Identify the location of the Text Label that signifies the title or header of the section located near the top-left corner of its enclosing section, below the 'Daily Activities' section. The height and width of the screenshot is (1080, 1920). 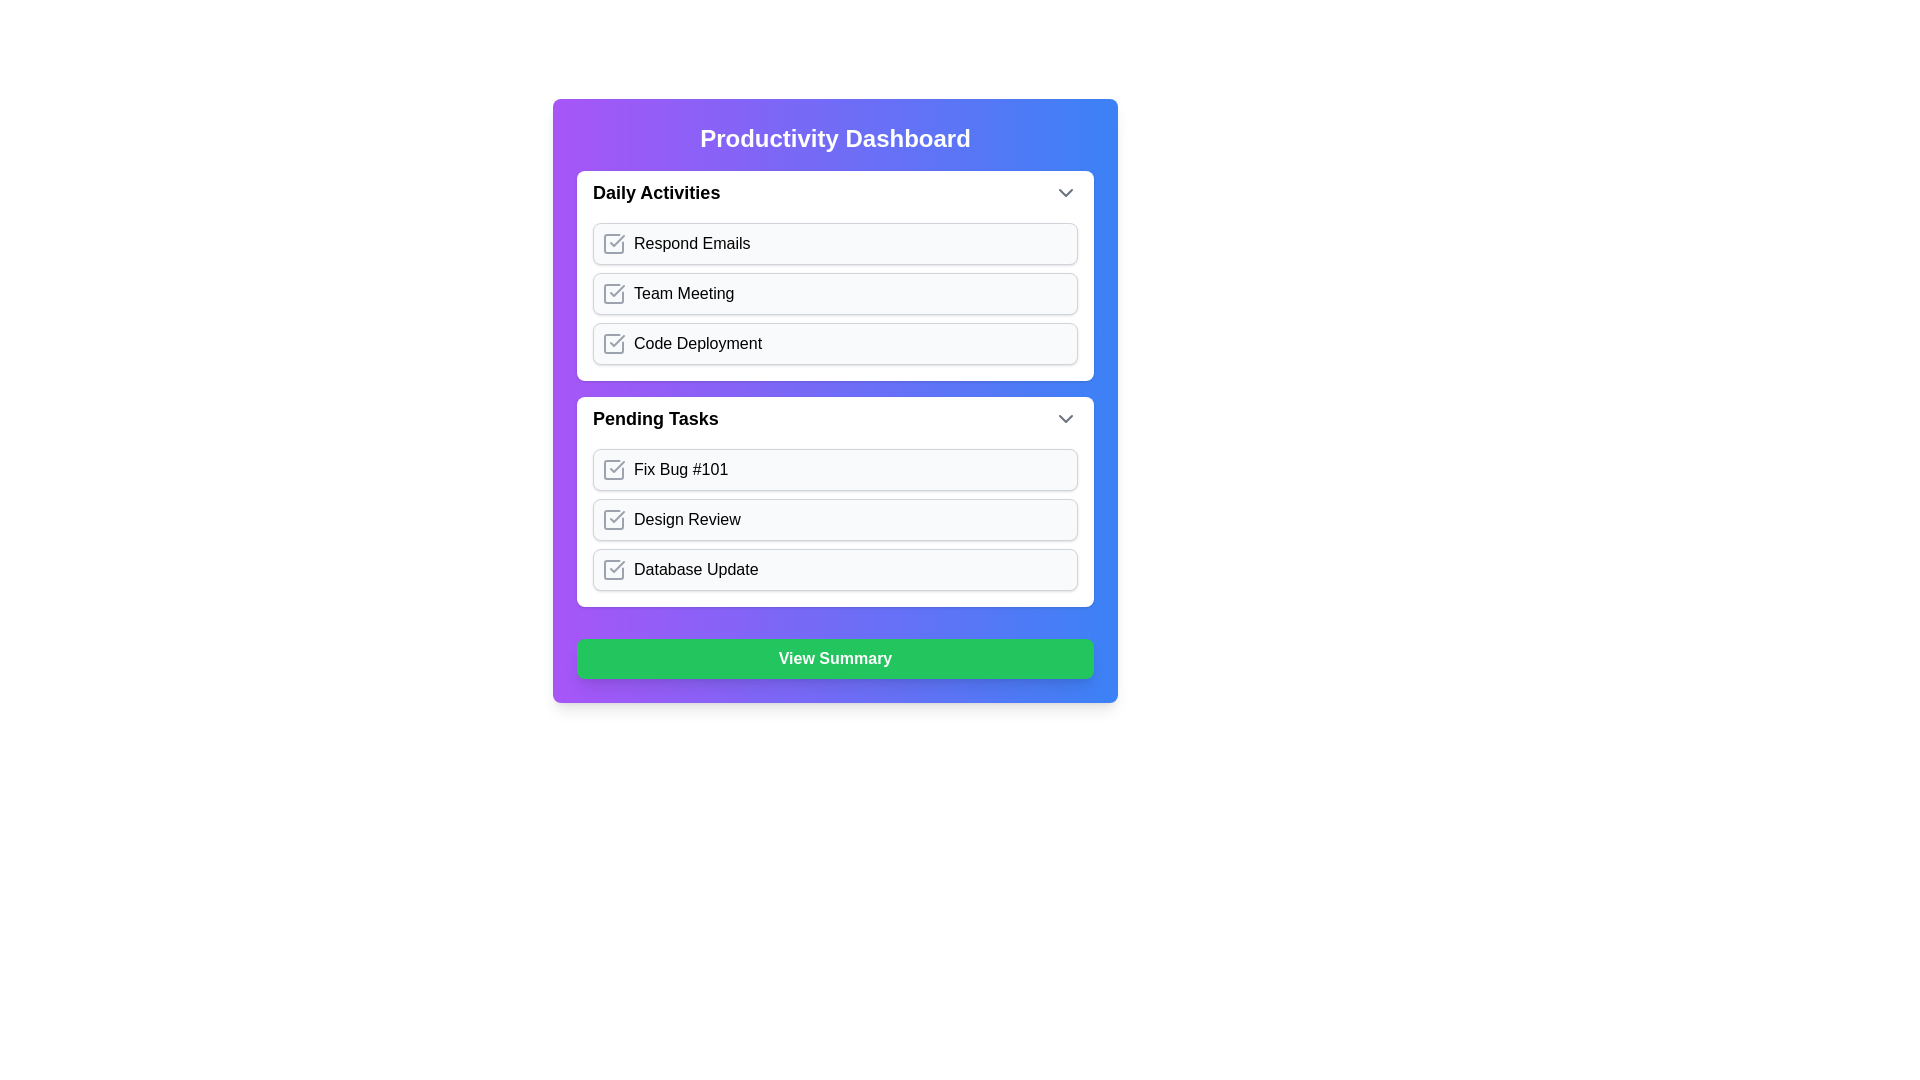
(655, 418).